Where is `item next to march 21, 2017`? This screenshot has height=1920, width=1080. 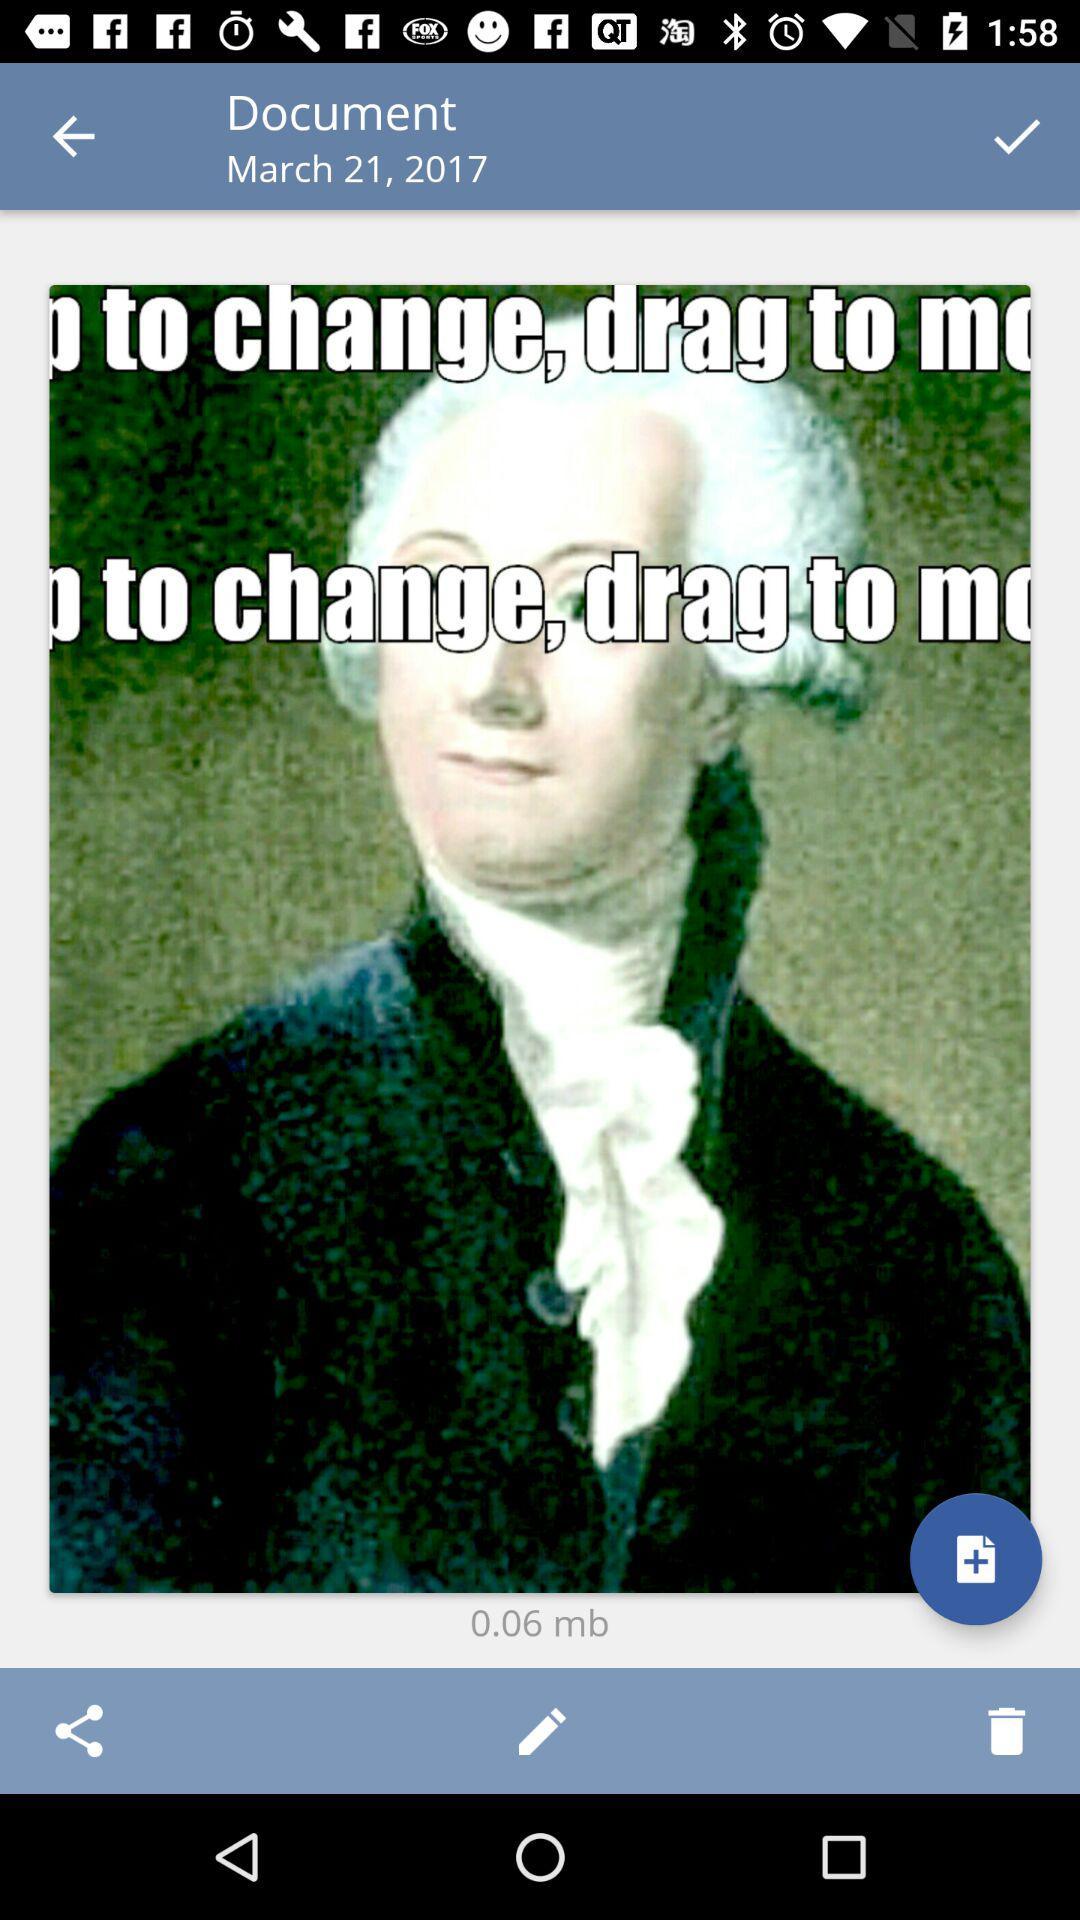
item next to march 21, 2017 is located at coordinates (1017, 135).